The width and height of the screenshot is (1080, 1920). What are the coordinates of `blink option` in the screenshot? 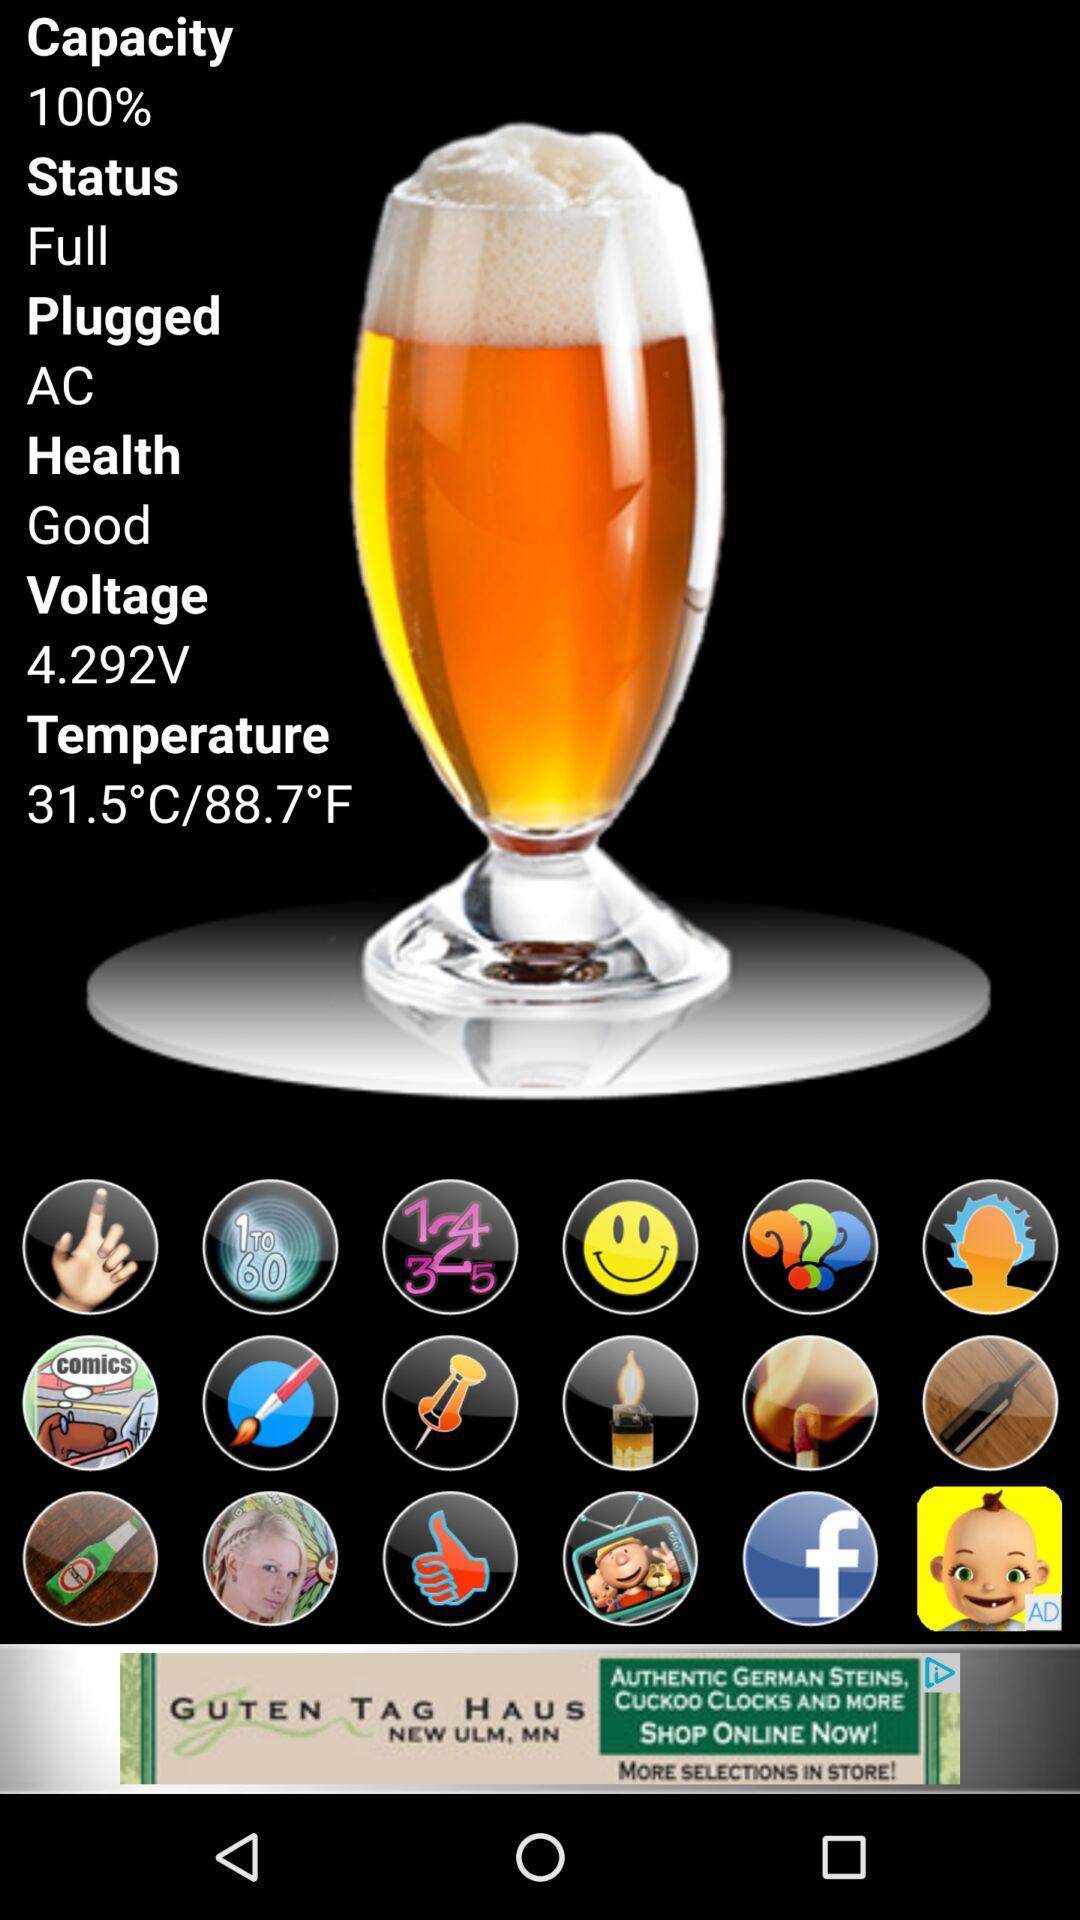 It's located at (270, 1246).